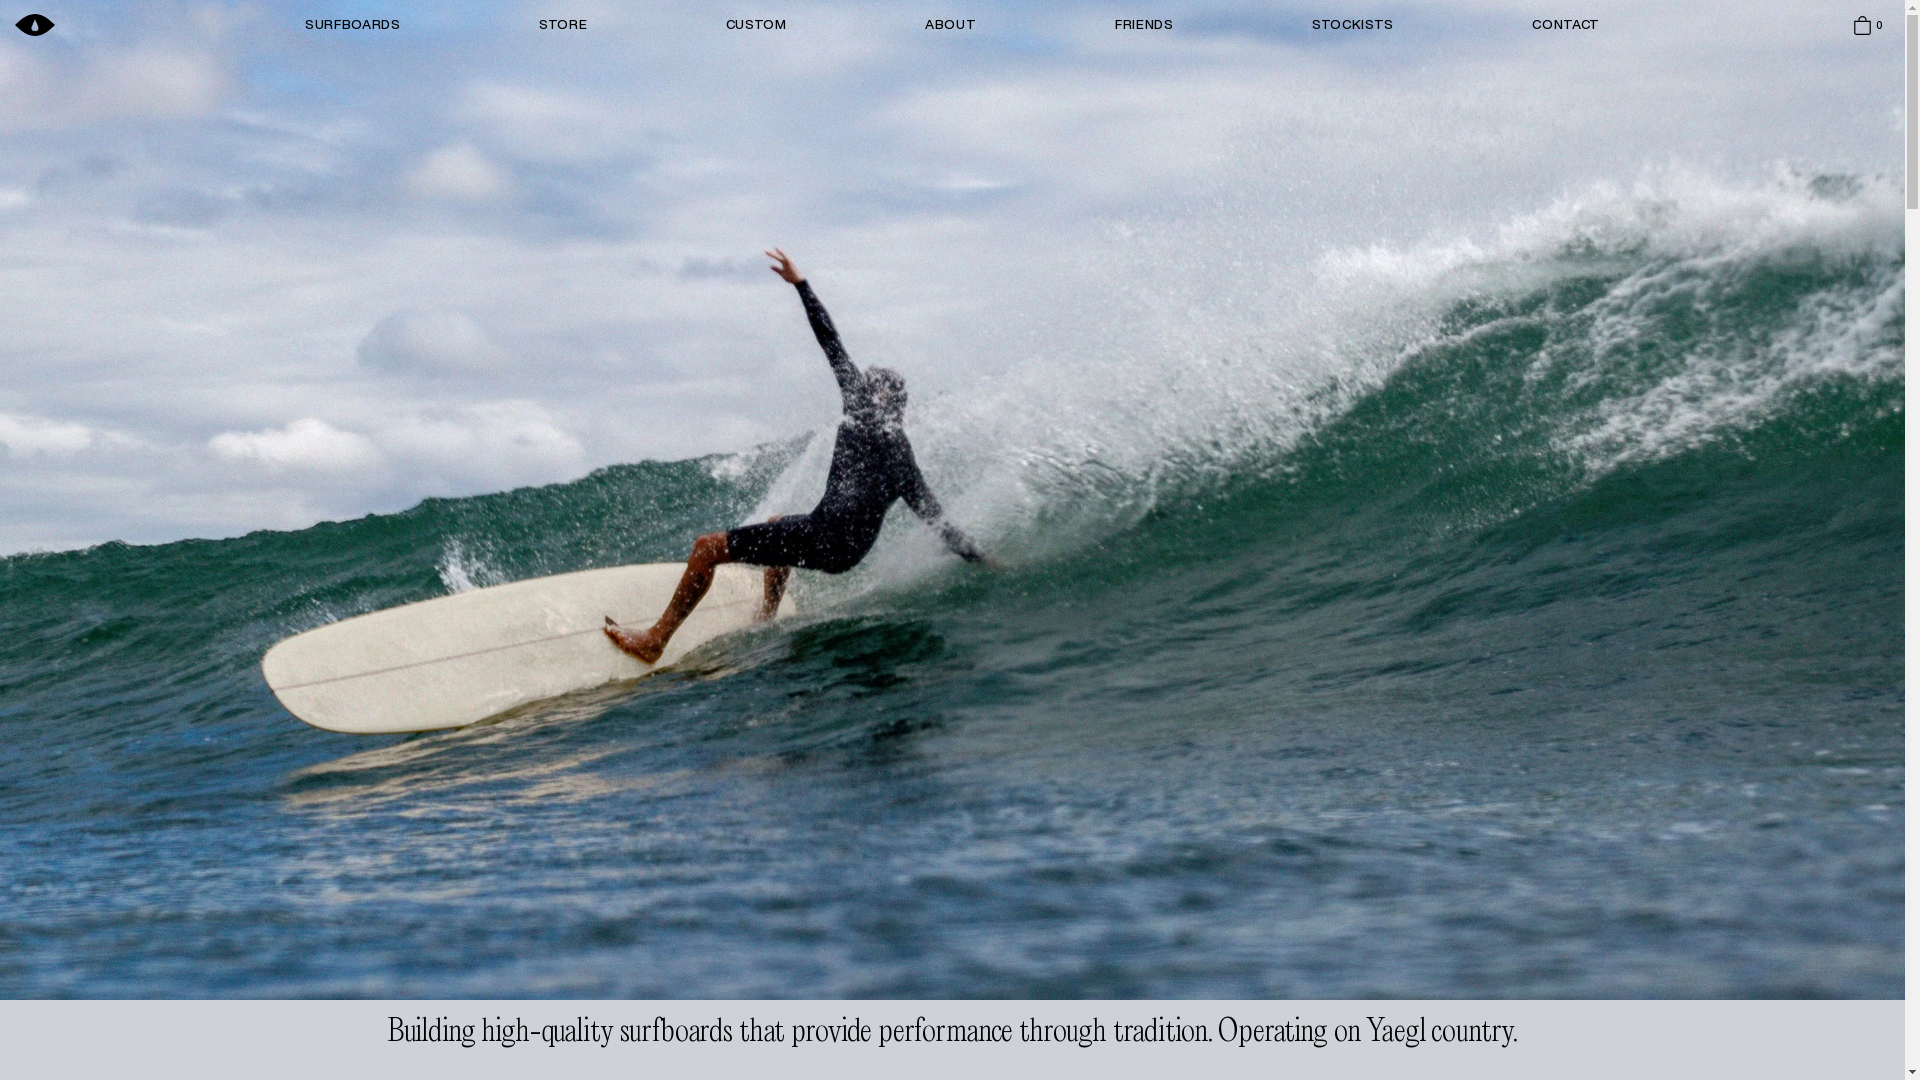  Describe the element at coordinates (1869, 24) in the screenshot. I see `'0'` at that location.